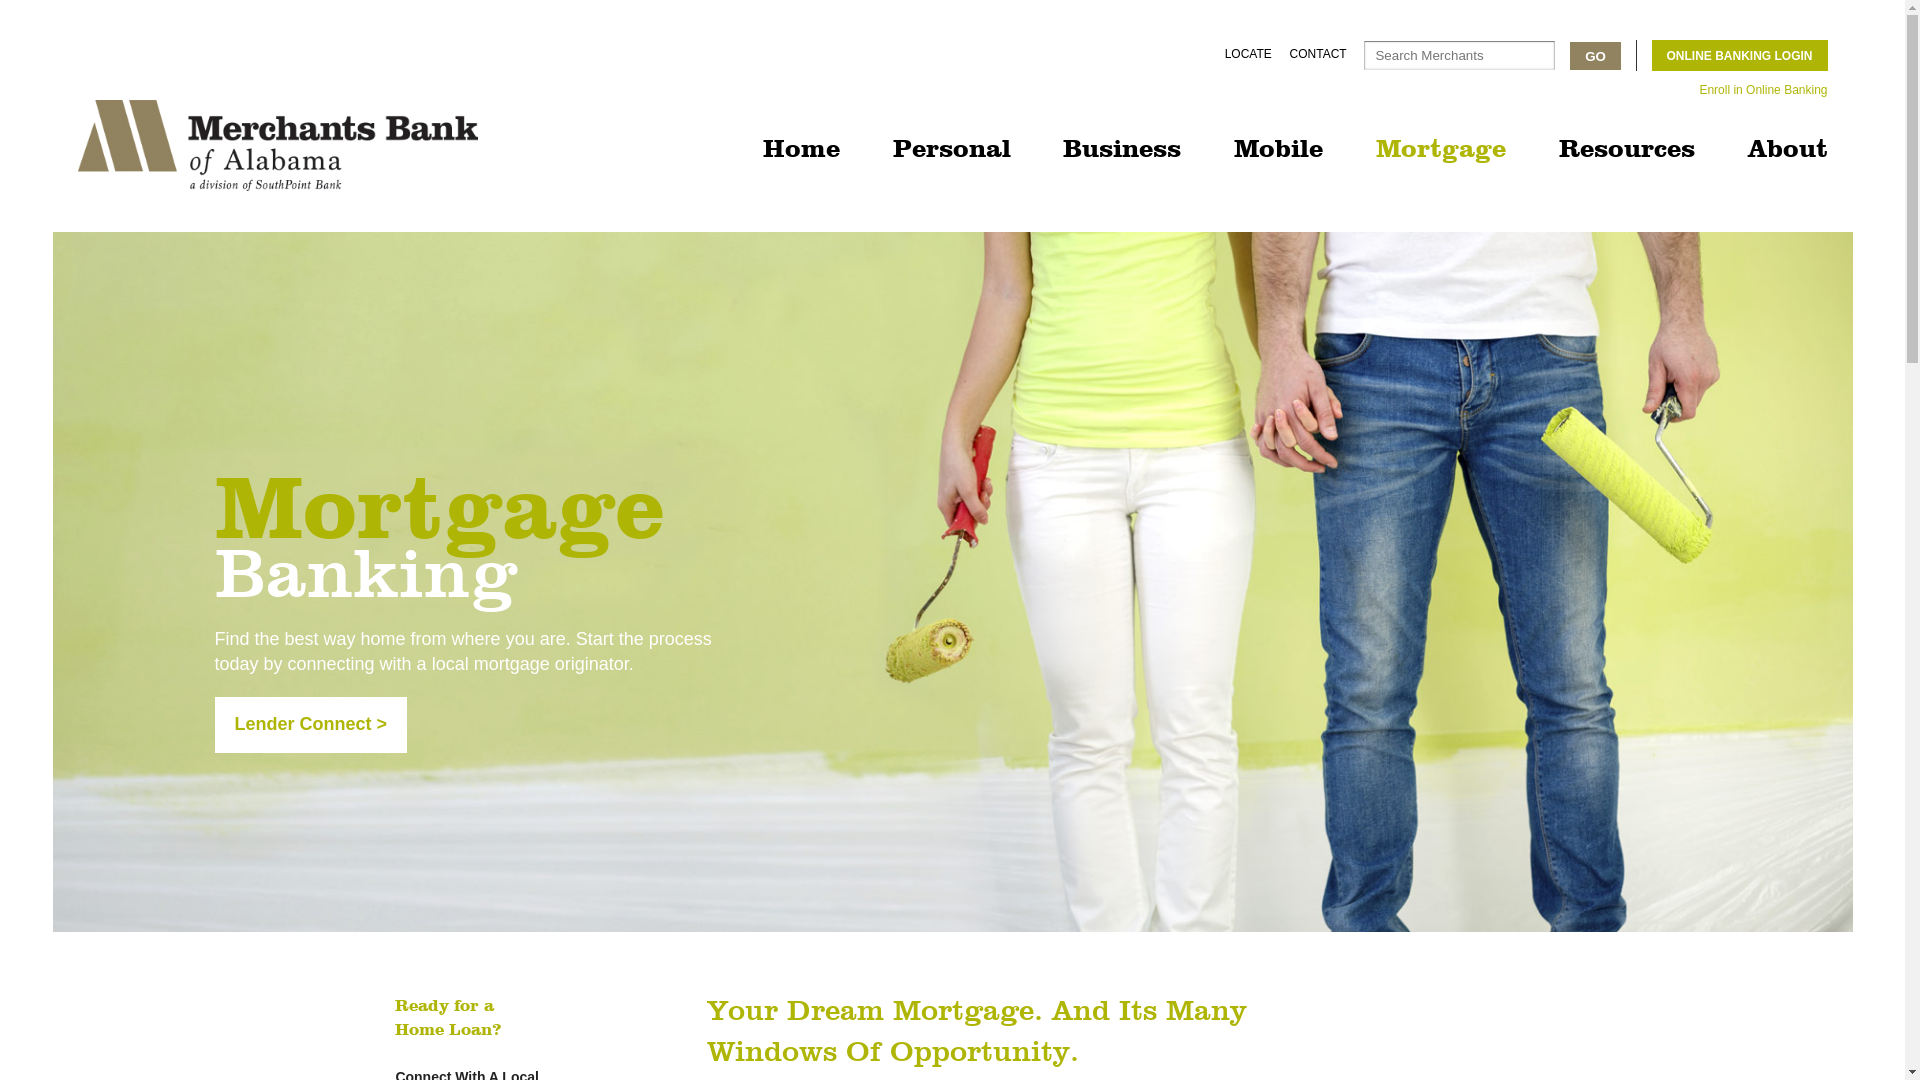  What do you see at coordinates (1122, 149) in the screenshot?
I see `'Business'` at bounding box center [1122, 149].